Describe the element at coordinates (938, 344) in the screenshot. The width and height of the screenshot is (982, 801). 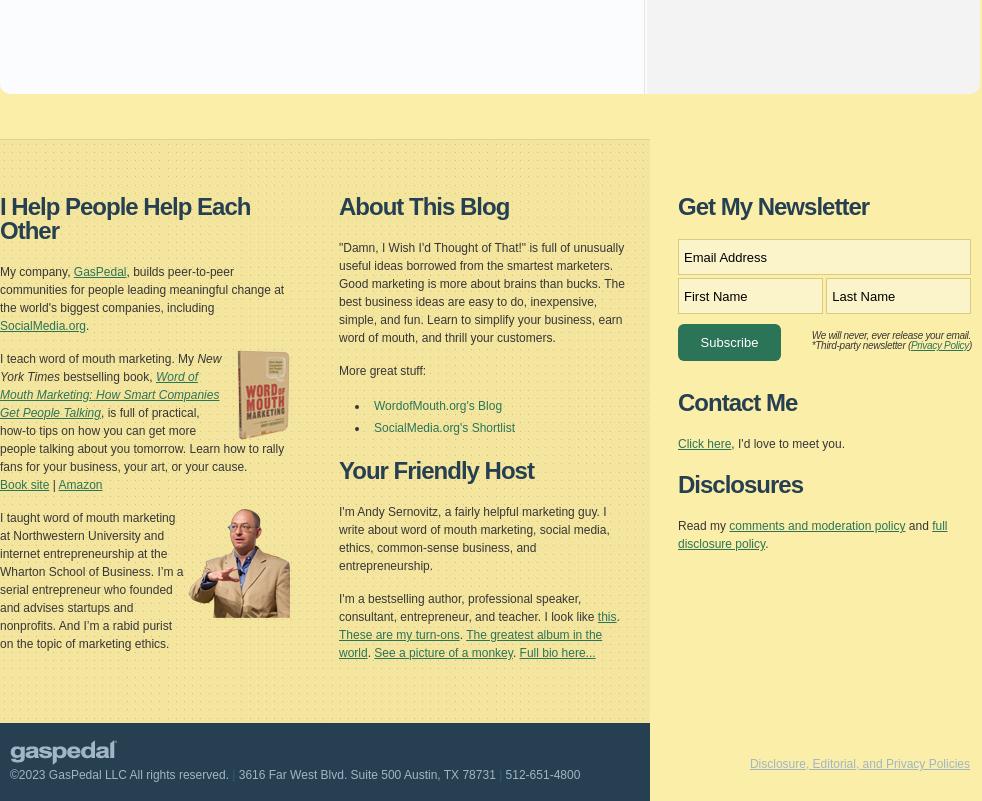
I see `'Privacy Policy'` at that location.